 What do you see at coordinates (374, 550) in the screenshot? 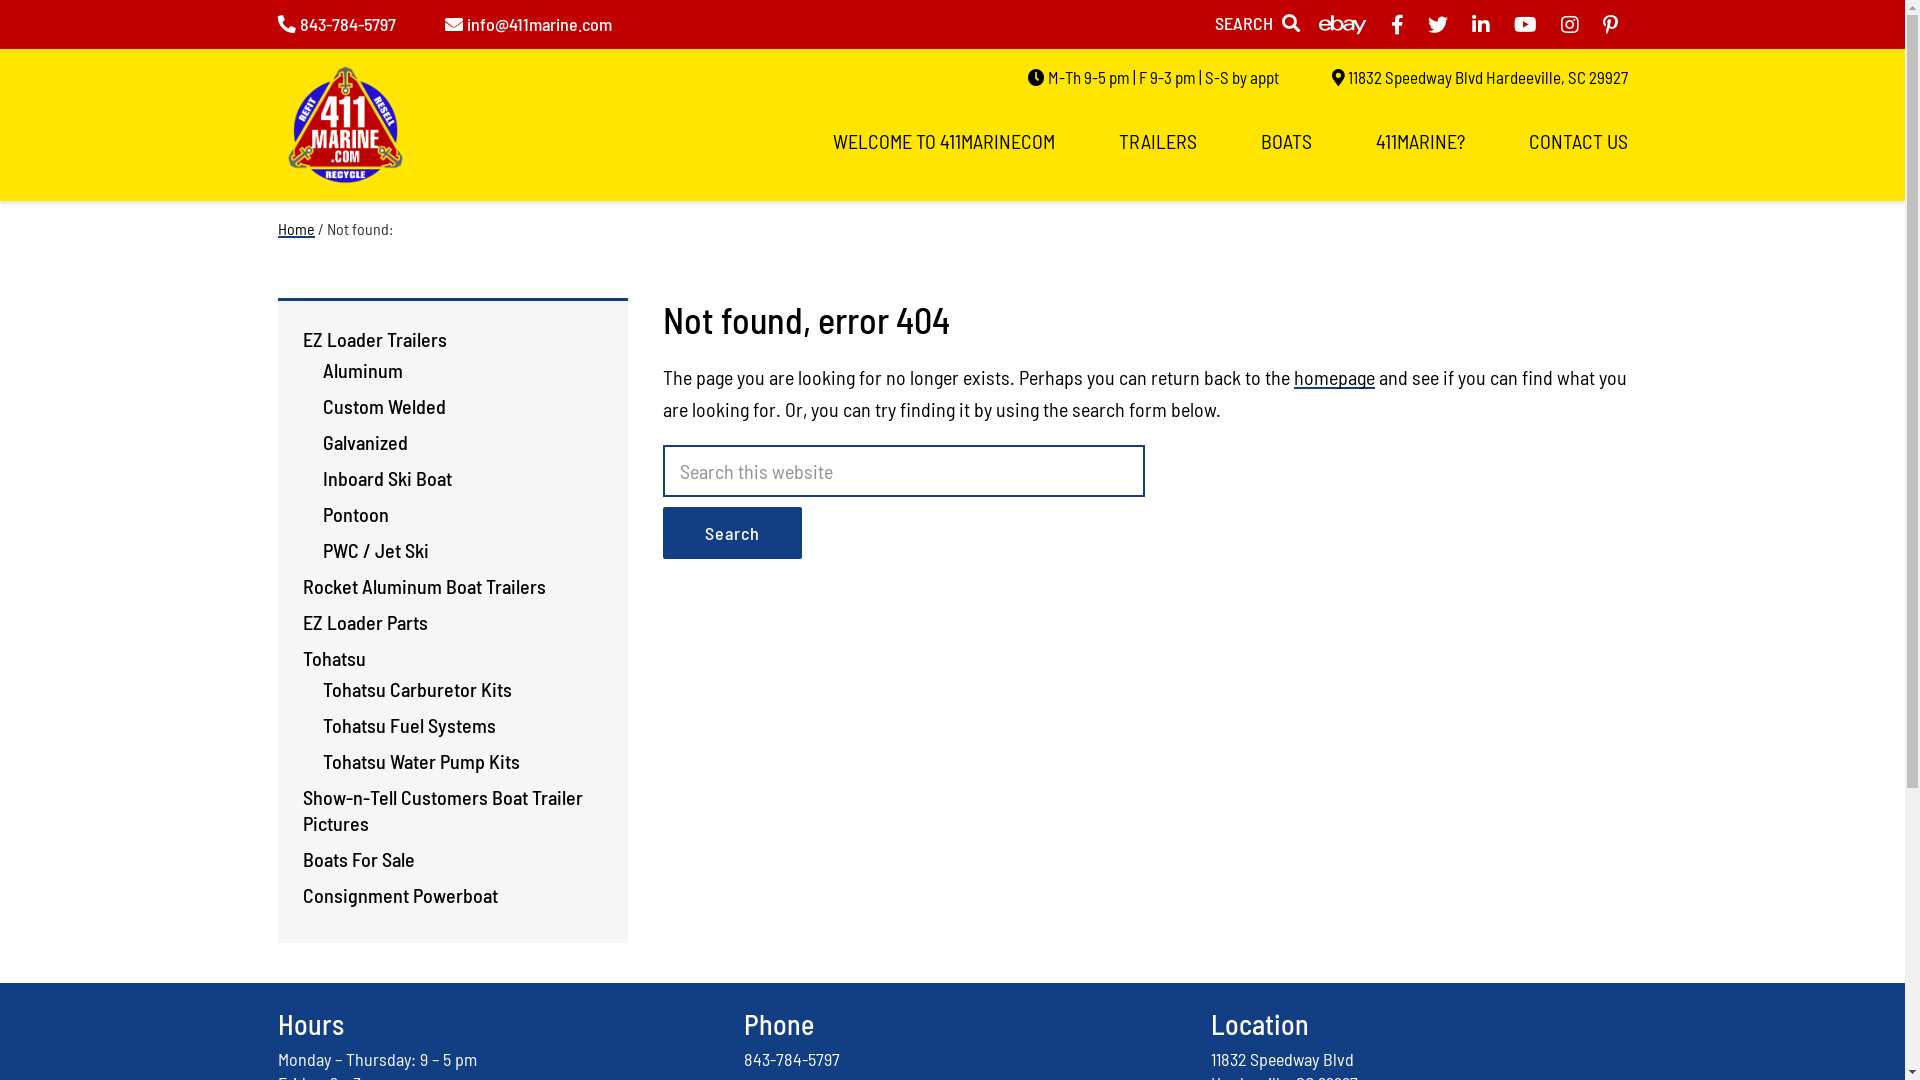
I see `'PWC / Jet Ski'` at bounding box center [374, 550].